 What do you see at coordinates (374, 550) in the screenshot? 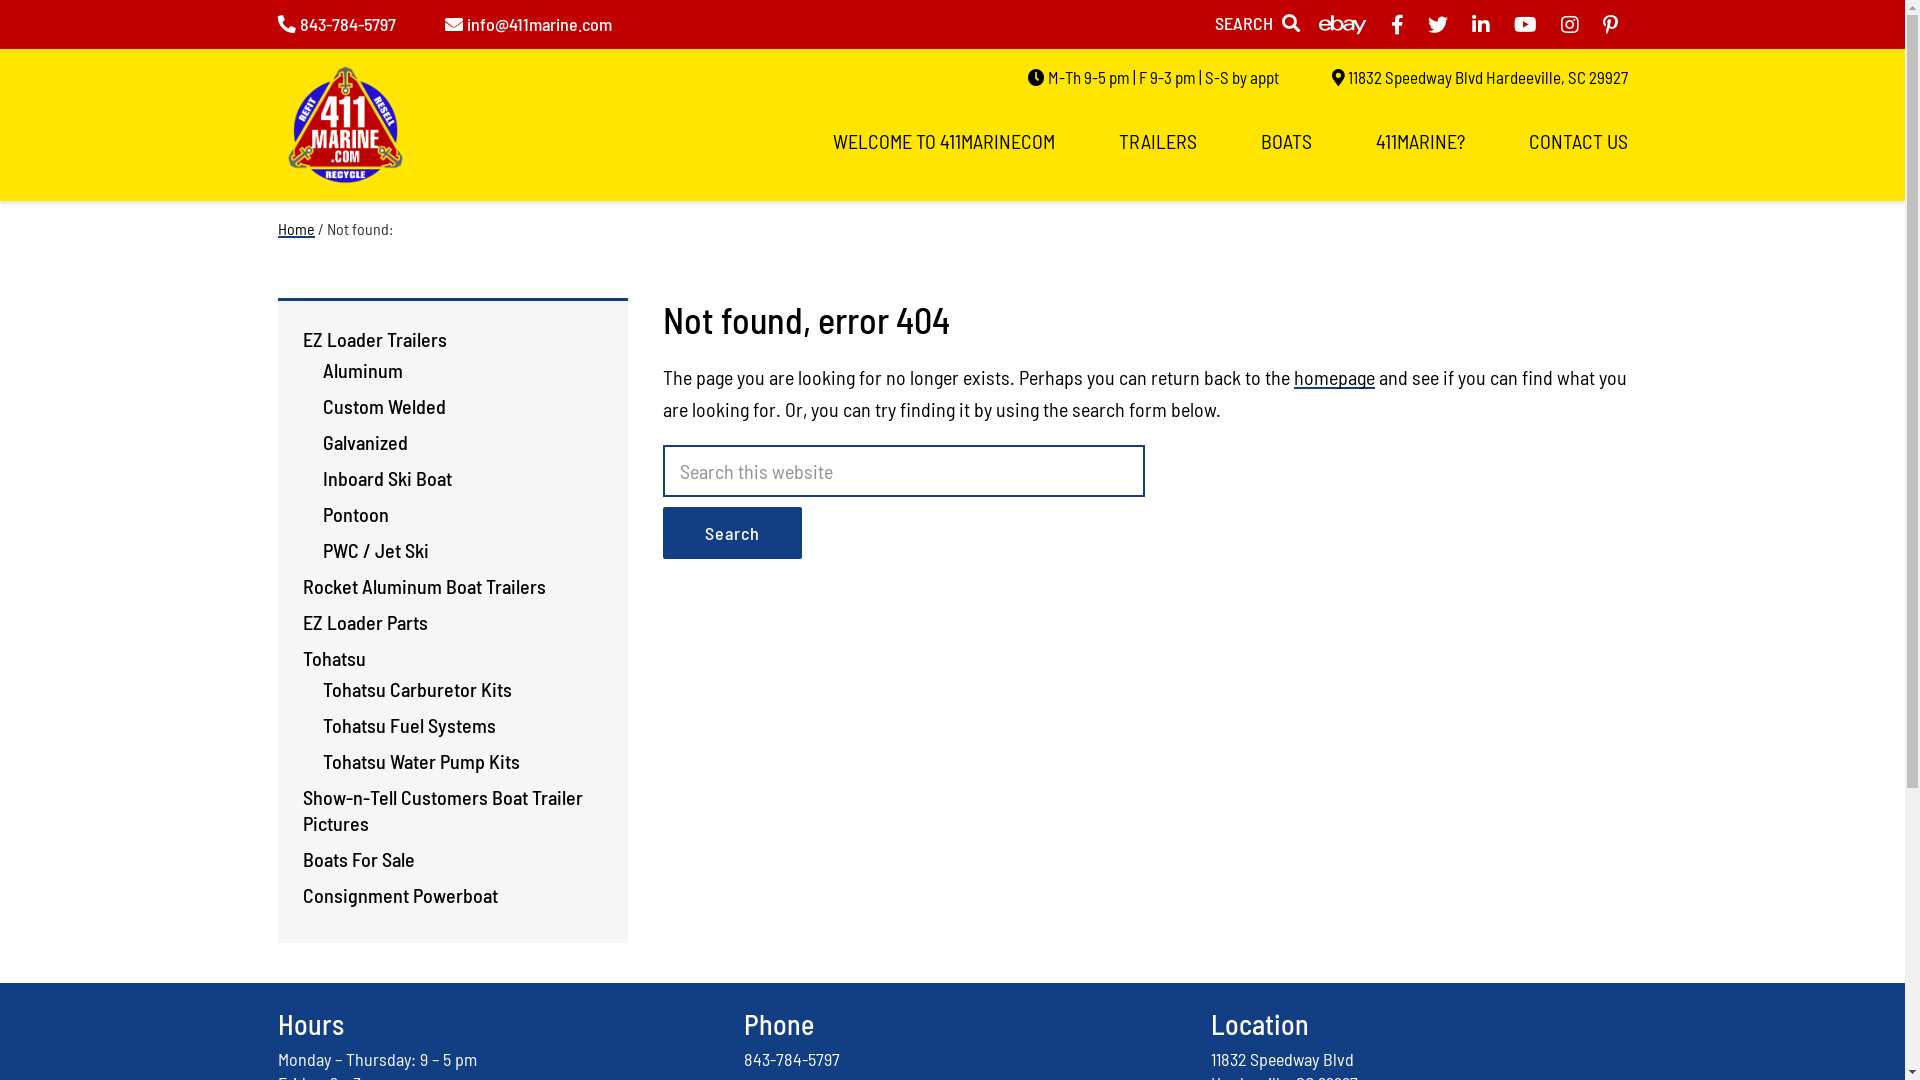
I see `'PWC / Jet Ski'` at bounding box center [374, 550].